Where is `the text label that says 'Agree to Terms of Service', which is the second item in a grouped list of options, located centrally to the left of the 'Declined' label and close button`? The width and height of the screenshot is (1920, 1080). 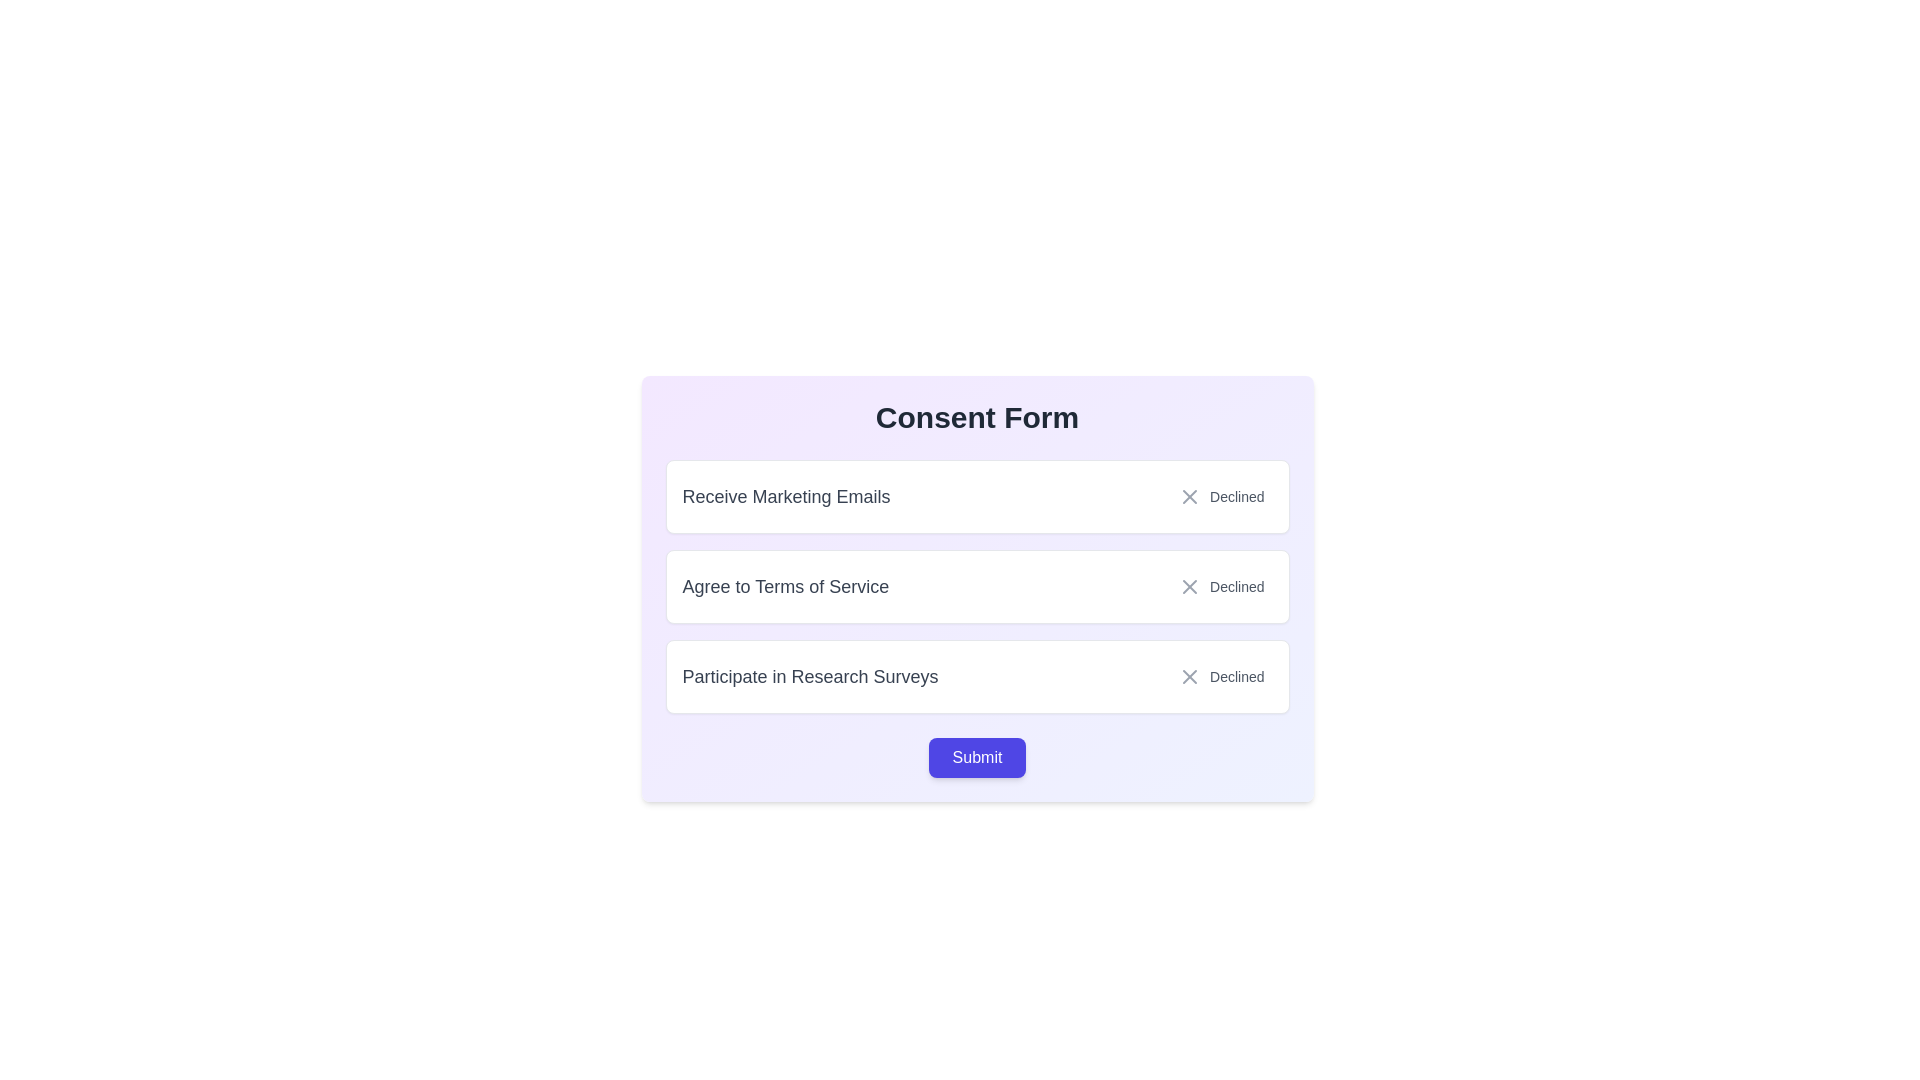
the text label that says 'Agree to Terms of Service', which is the second item in a grouped list of options, located centrally to the left of the 'Declined' label and close button is located at coordinates (784, 585).